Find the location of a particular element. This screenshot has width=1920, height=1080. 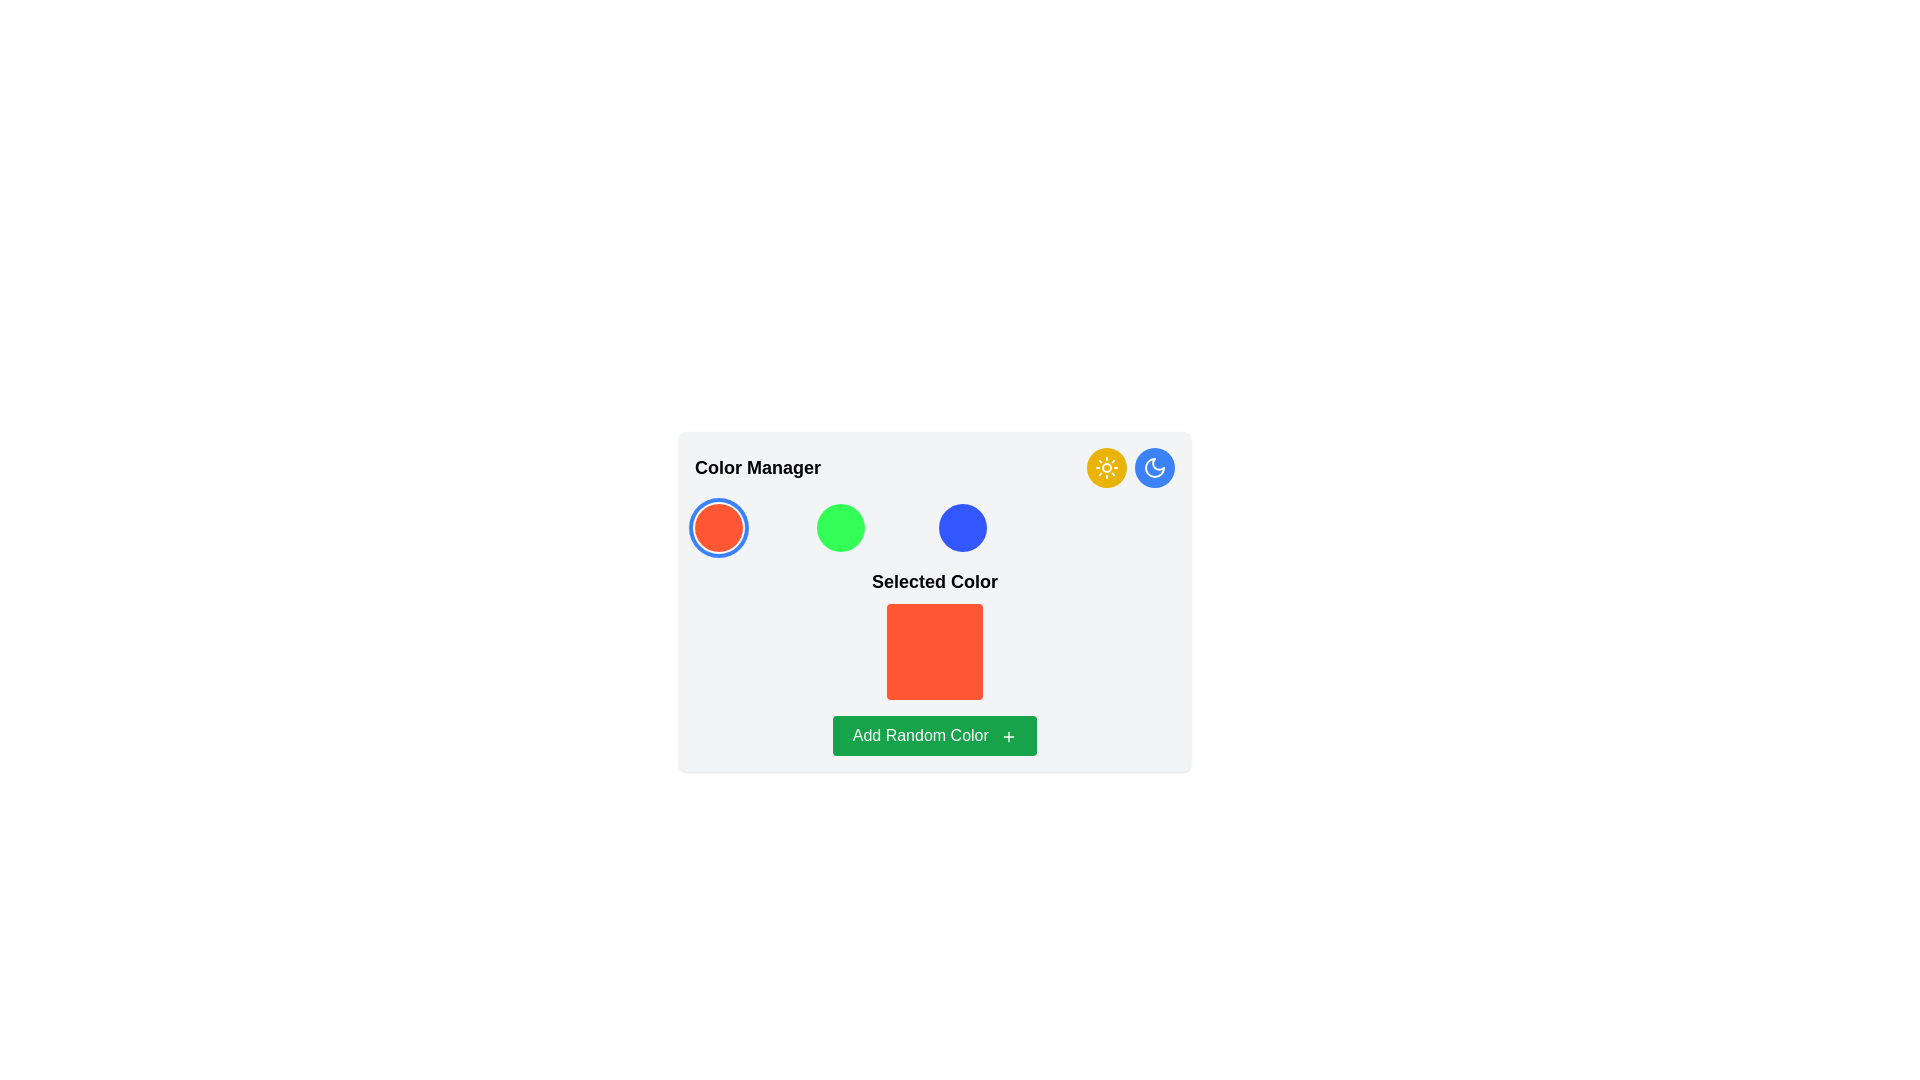

the toggle button for 'day mode' and 'night mode' in the top-right section of the 'Color Manager' panel is located at coordinates (1131, 467).